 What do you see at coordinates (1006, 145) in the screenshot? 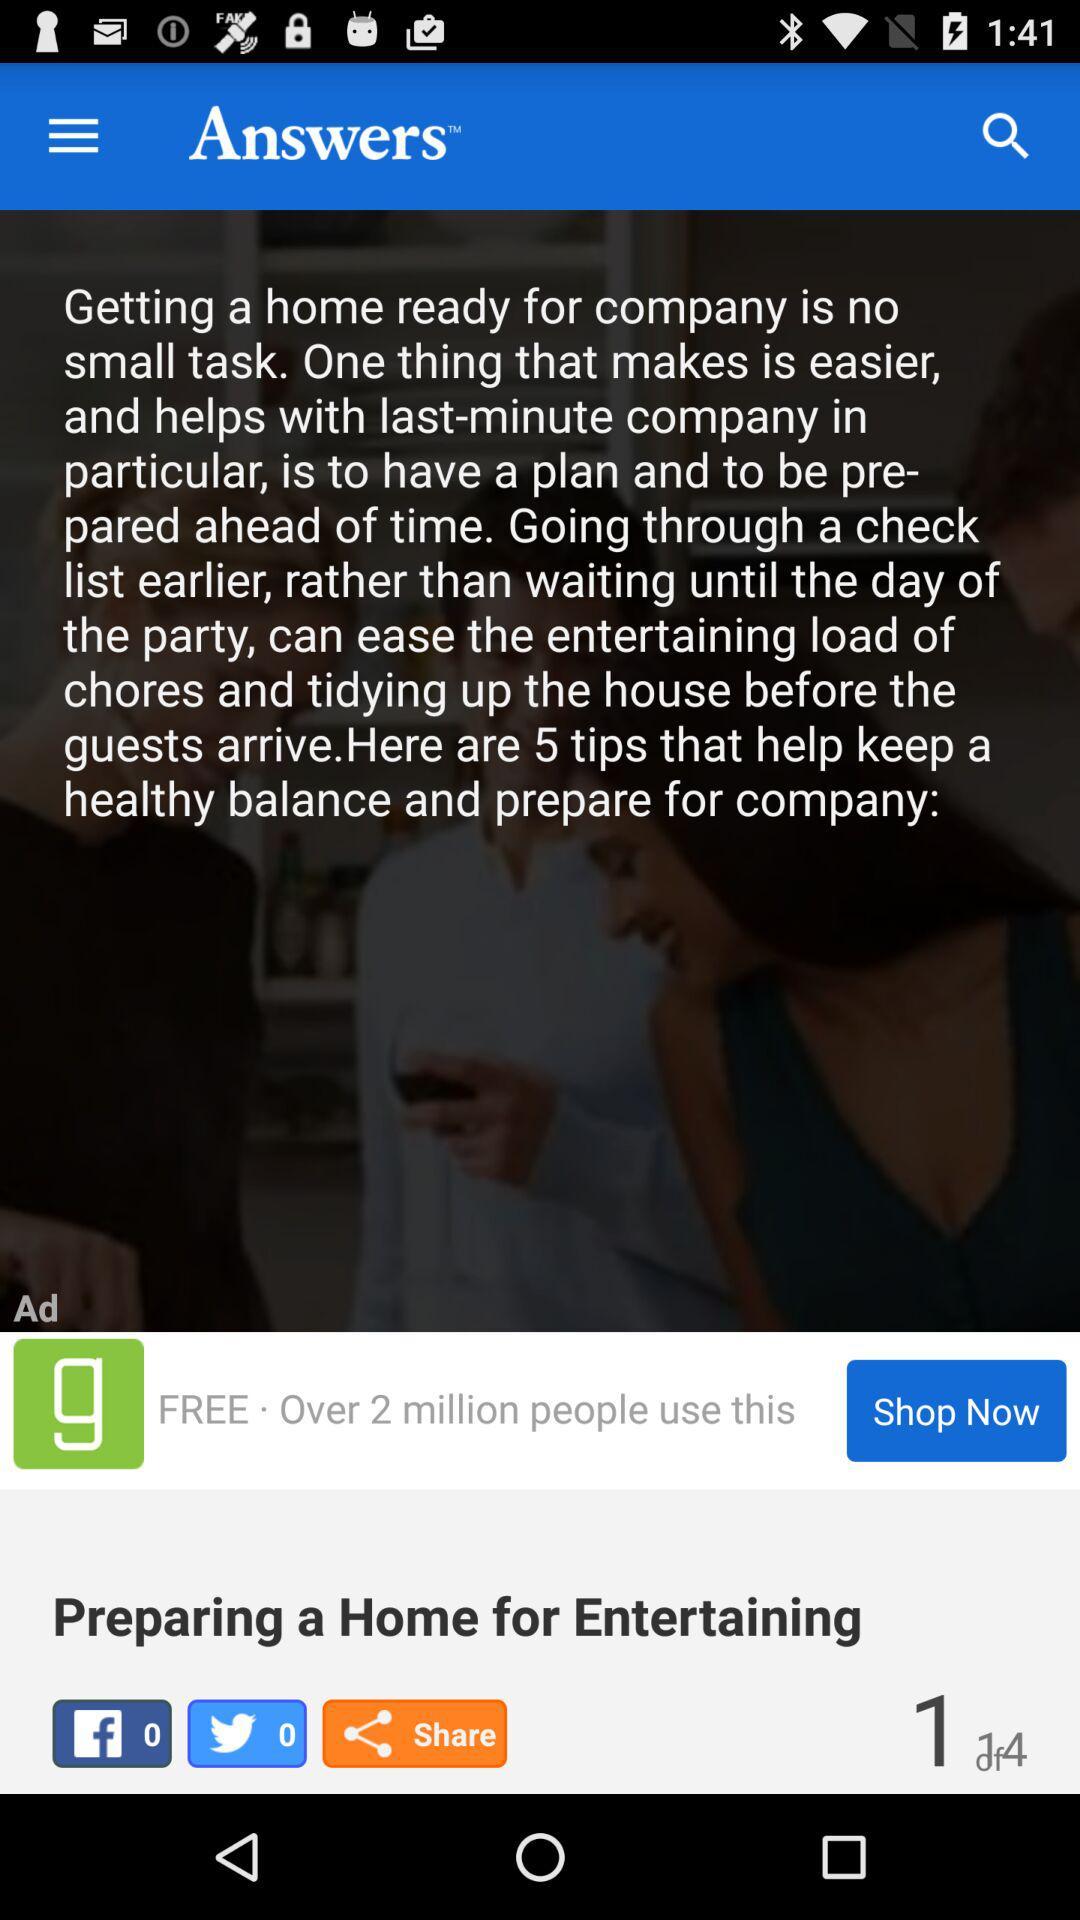
I see `the search icon` at bounding box center [1006, 145].